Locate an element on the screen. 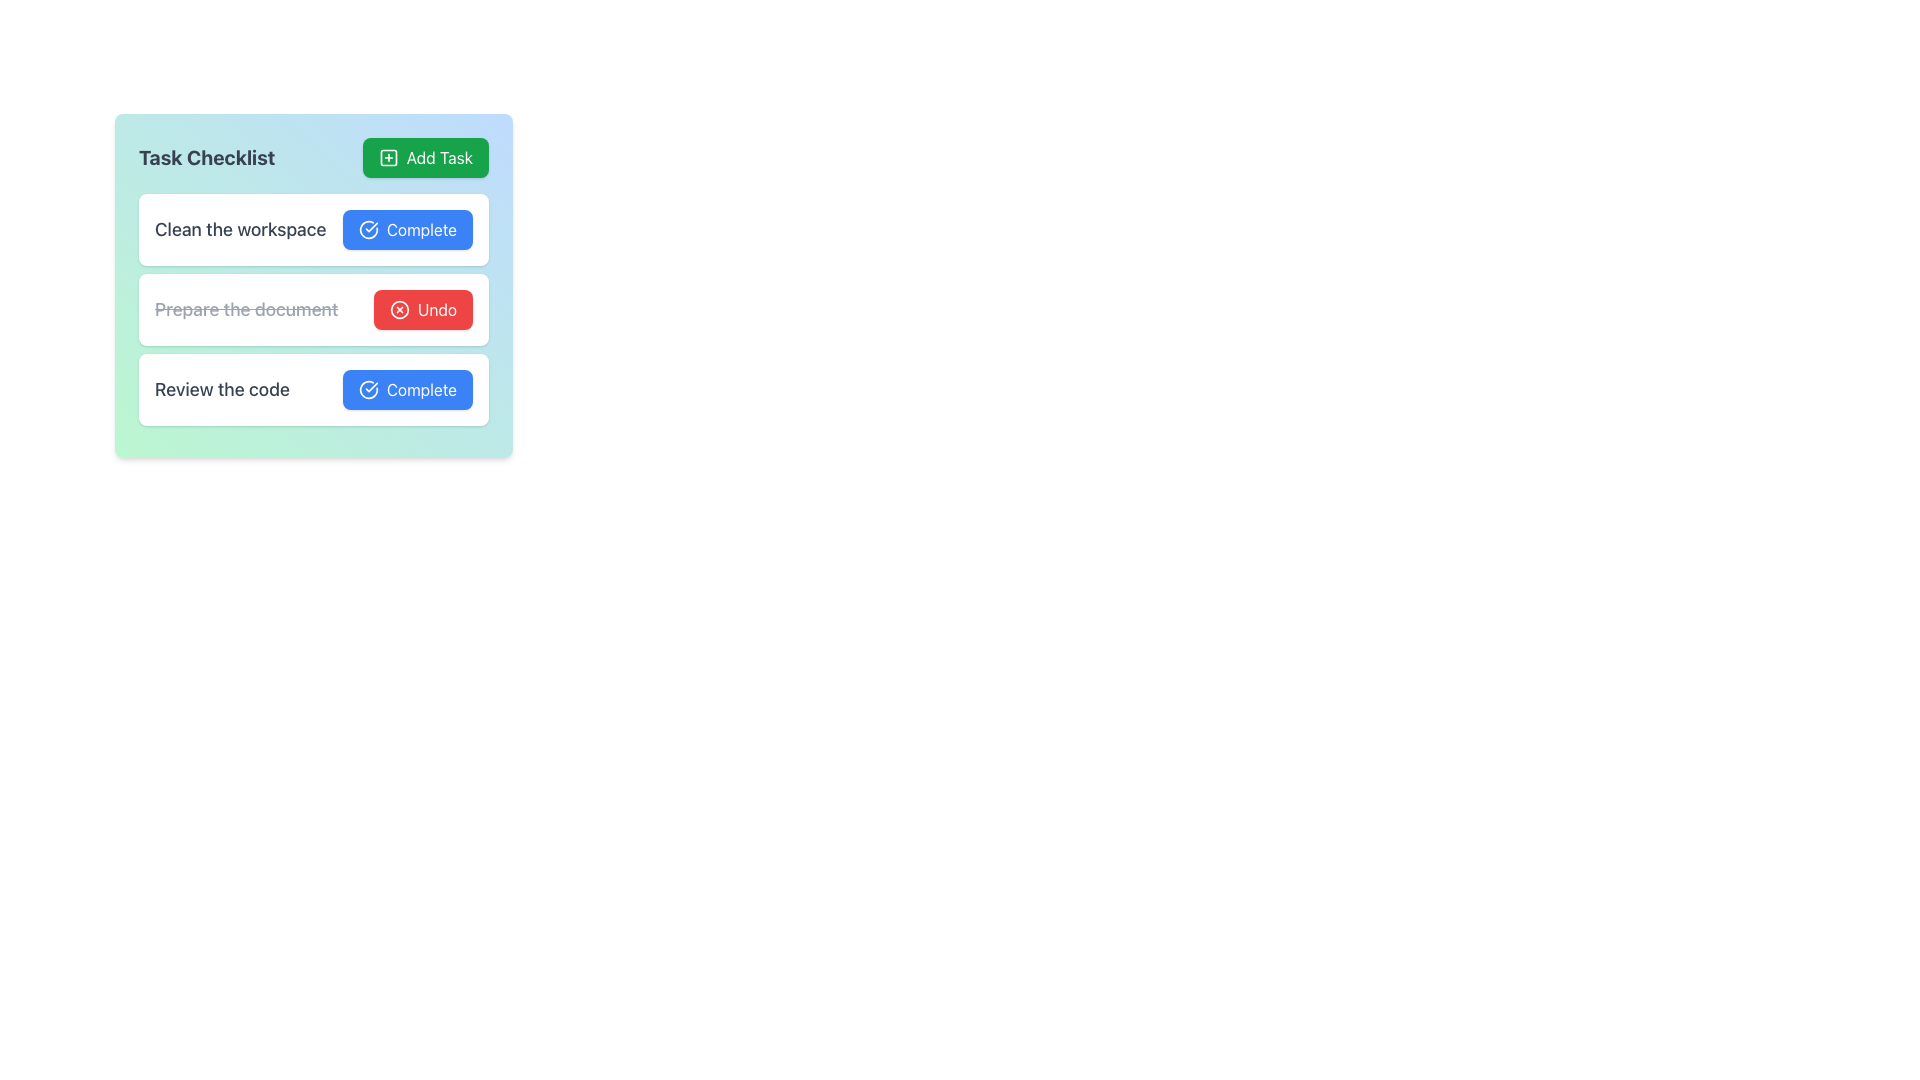 The height and width of the screenshot is (1080, 1920). the 'Undo' button located within the 'Prepare the document' card in the 'Task Checklist' is located at coordinates (422, 309).